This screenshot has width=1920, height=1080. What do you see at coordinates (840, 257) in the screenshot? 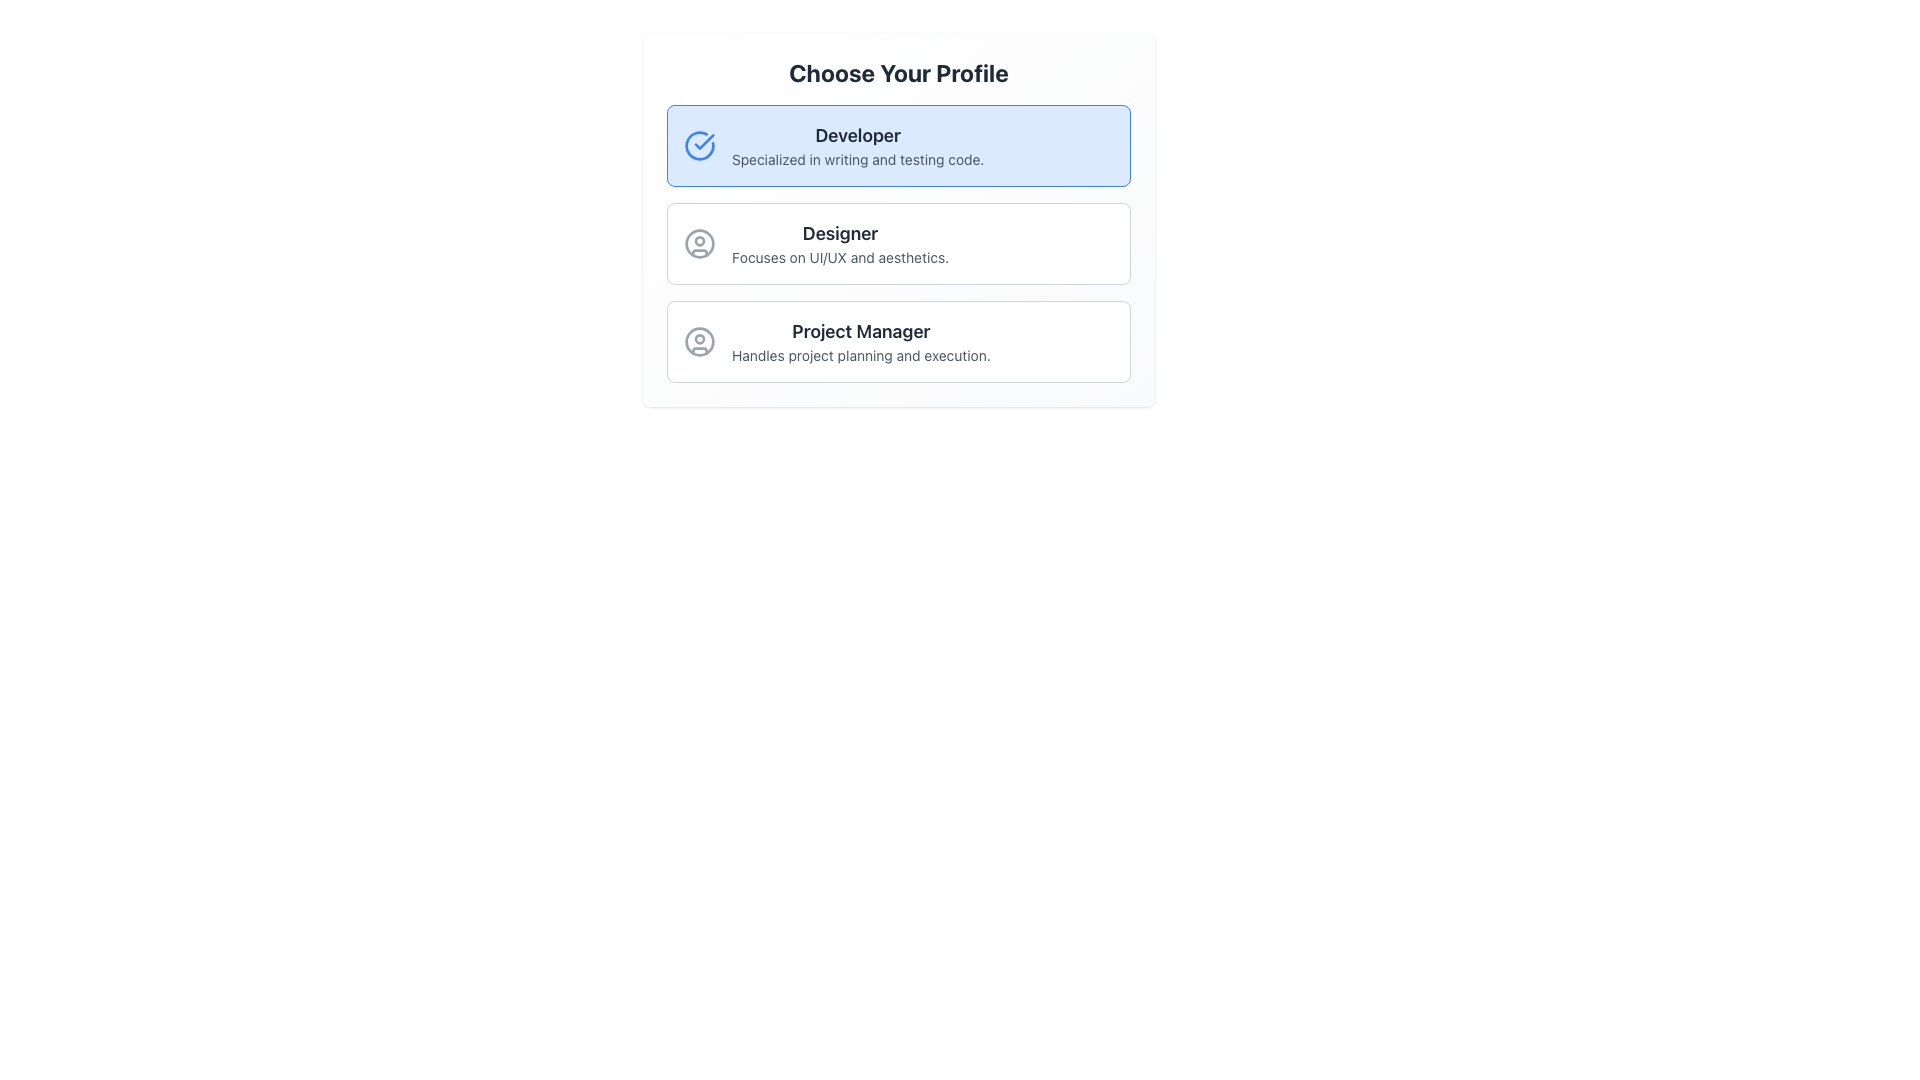
I see `the descriptive text element reading 'Focuses on UI/UX and aesthetics.' which is located beneath the 'Designer' text` at bounding box center [840, 257].